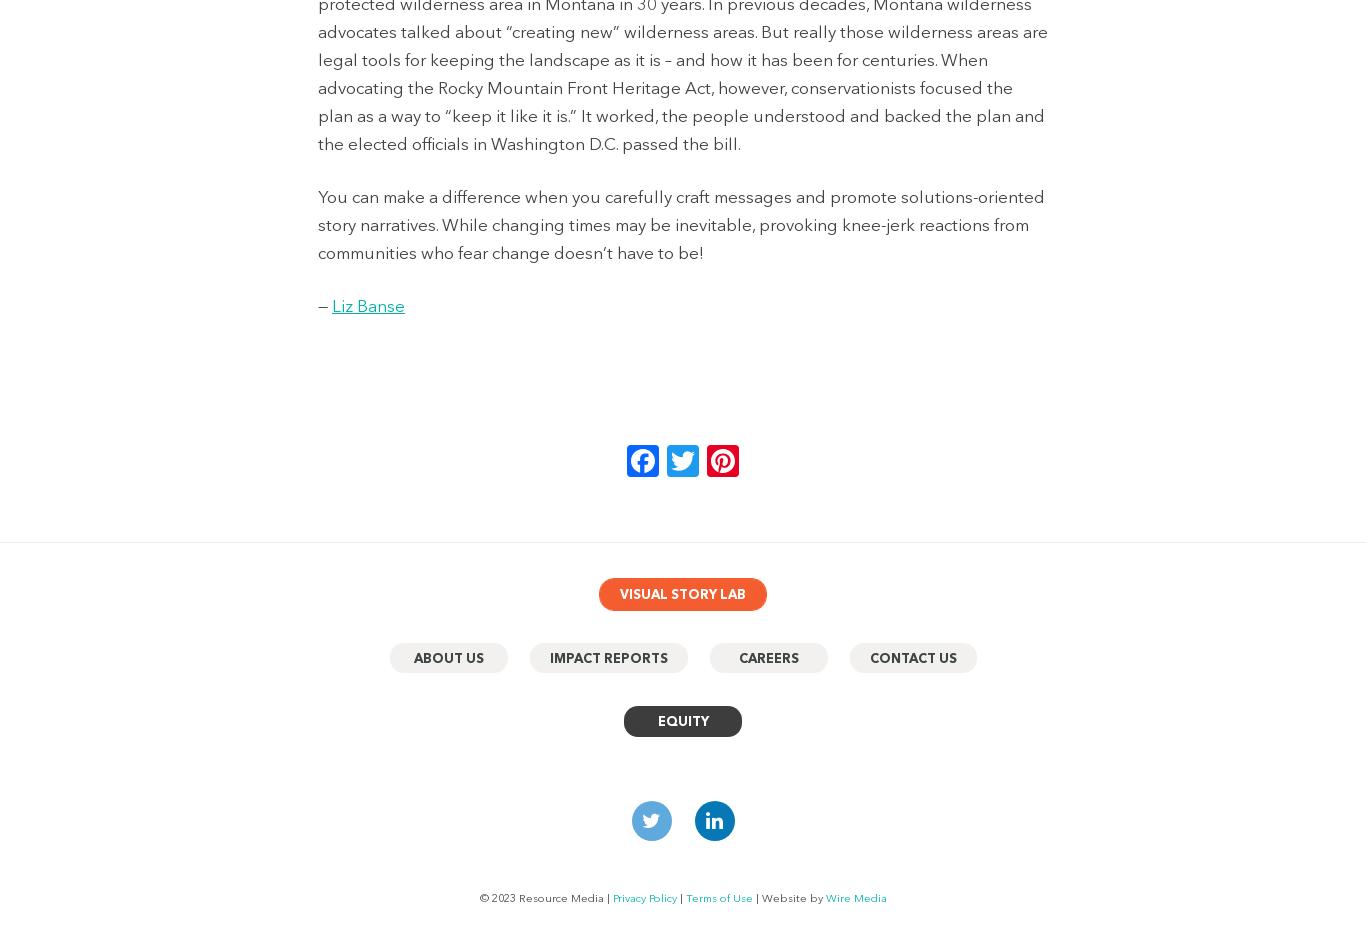  What do you see at coordinates (738, 657) in the screenshot?
I see `'Careers'` at bounding box center [738, 657].